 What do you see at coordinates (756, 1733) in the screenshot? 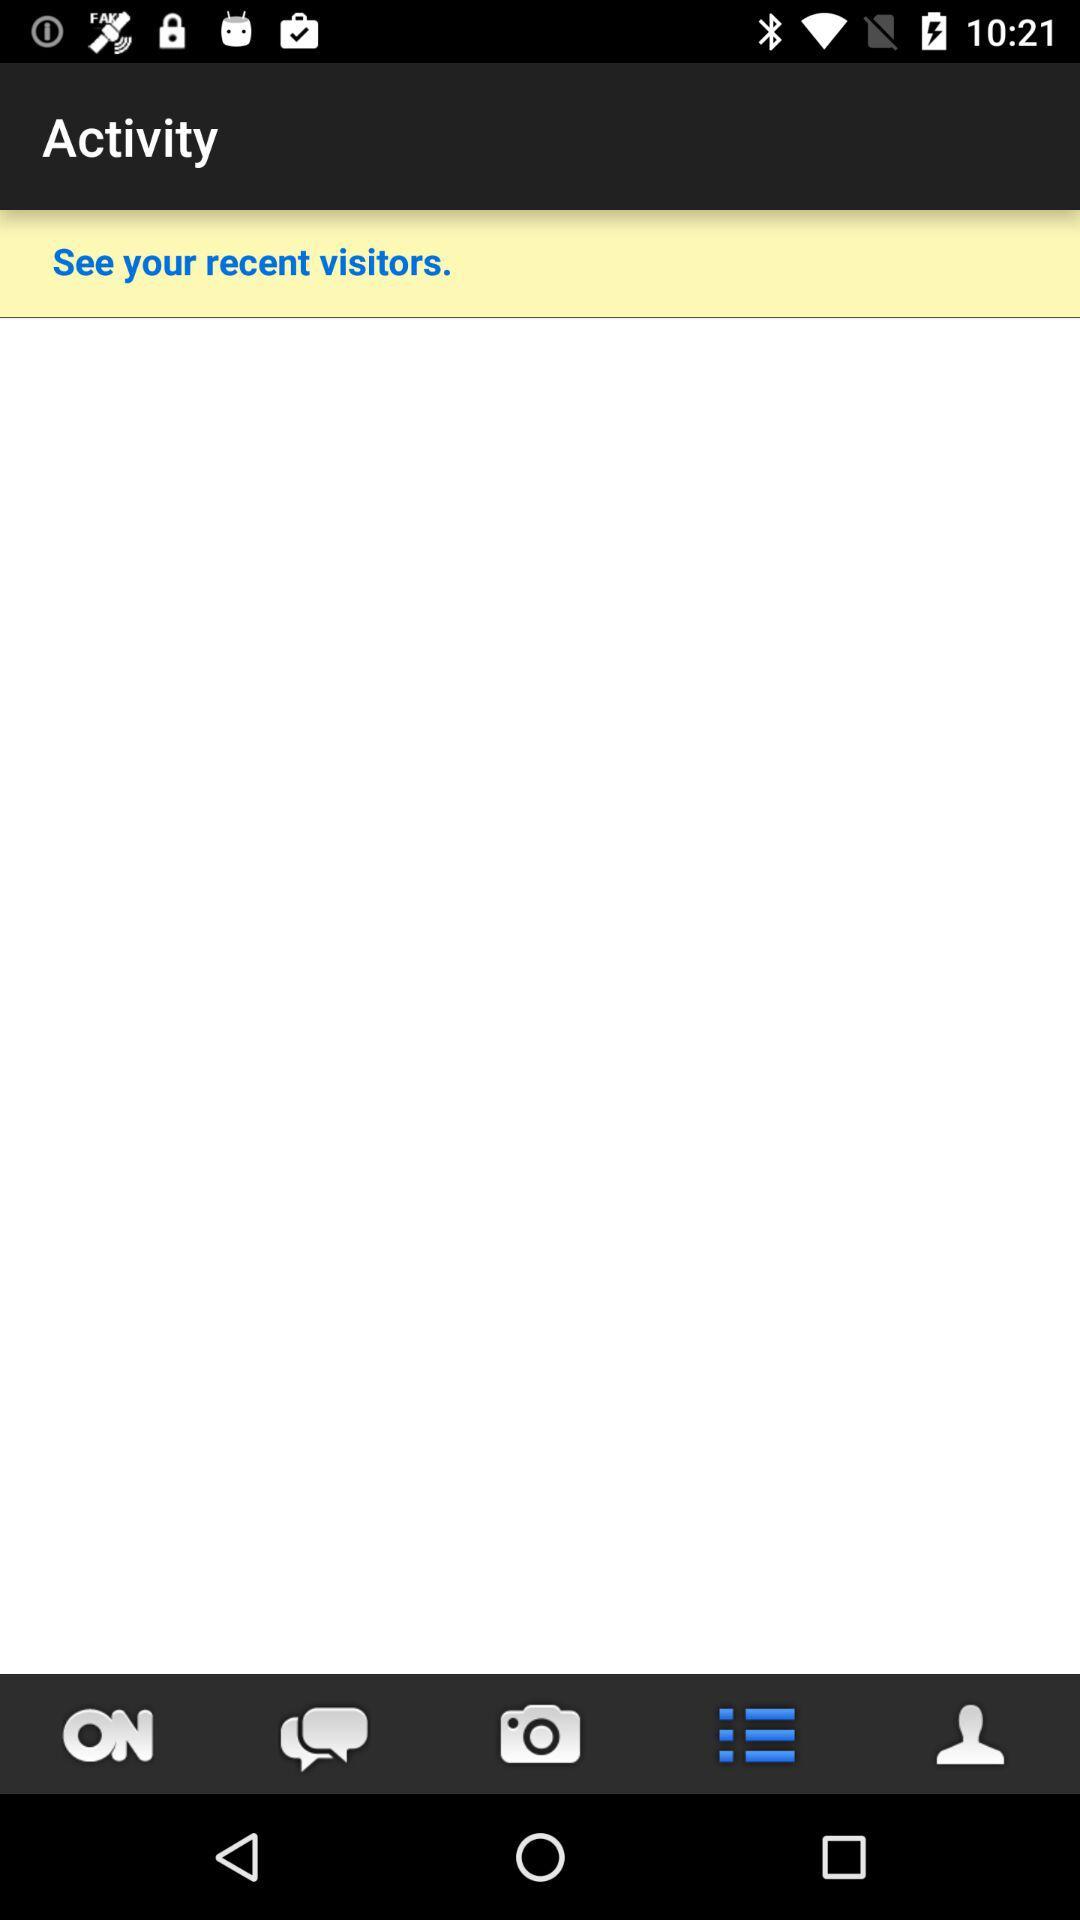
I see `open menu` at bounding box center [756, 1733].